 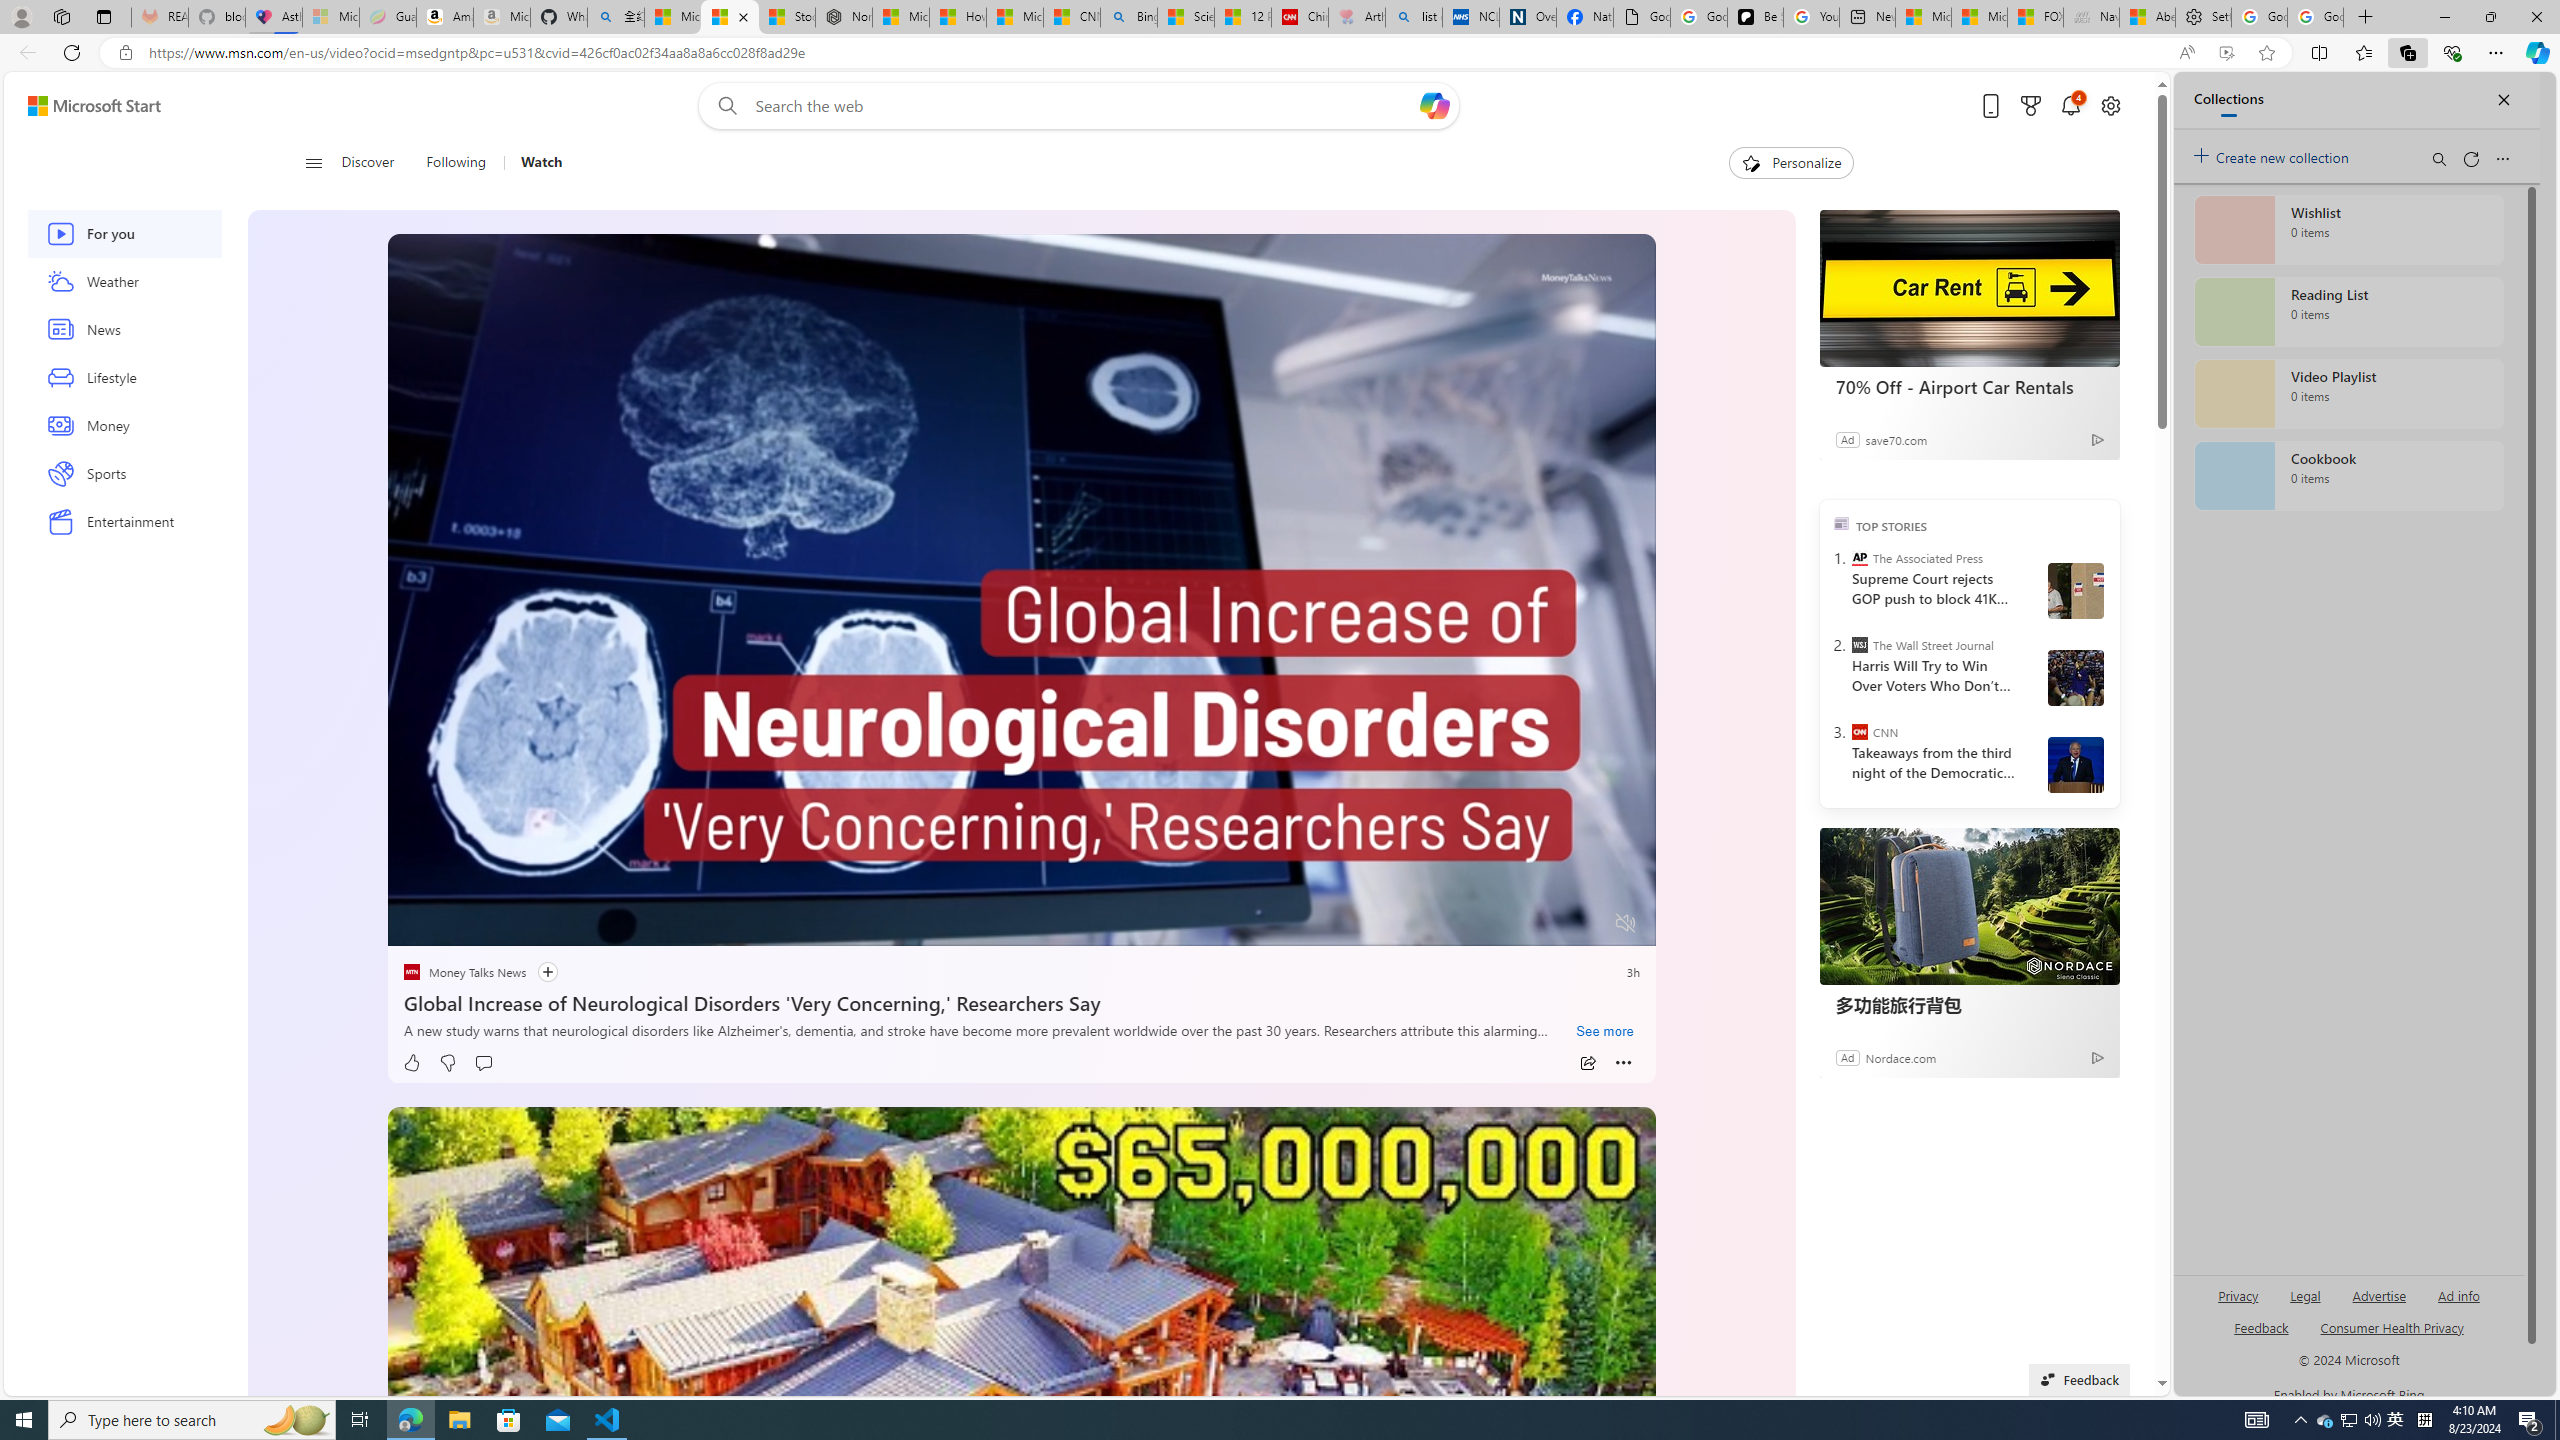 What do you see at coordinates (1901, 1056) in the screenshot?
I see `'Nordace.com'` at bounding box center [1901, 1056].